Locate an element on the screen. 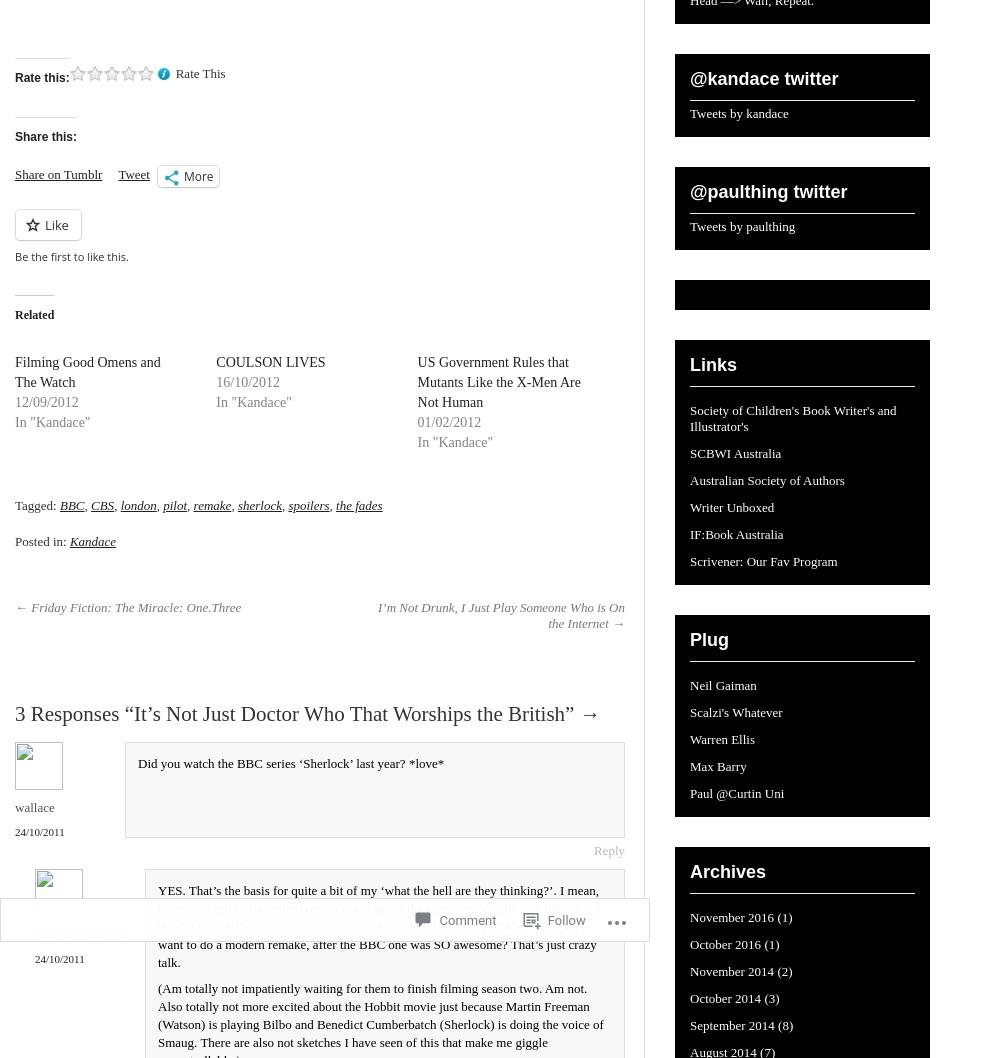 The width and height of the screenshot is (990, 1058). 'I’m Not Drunk, I Just Play Someone Who is On the Internet →' is located at coordinates (500, 615).